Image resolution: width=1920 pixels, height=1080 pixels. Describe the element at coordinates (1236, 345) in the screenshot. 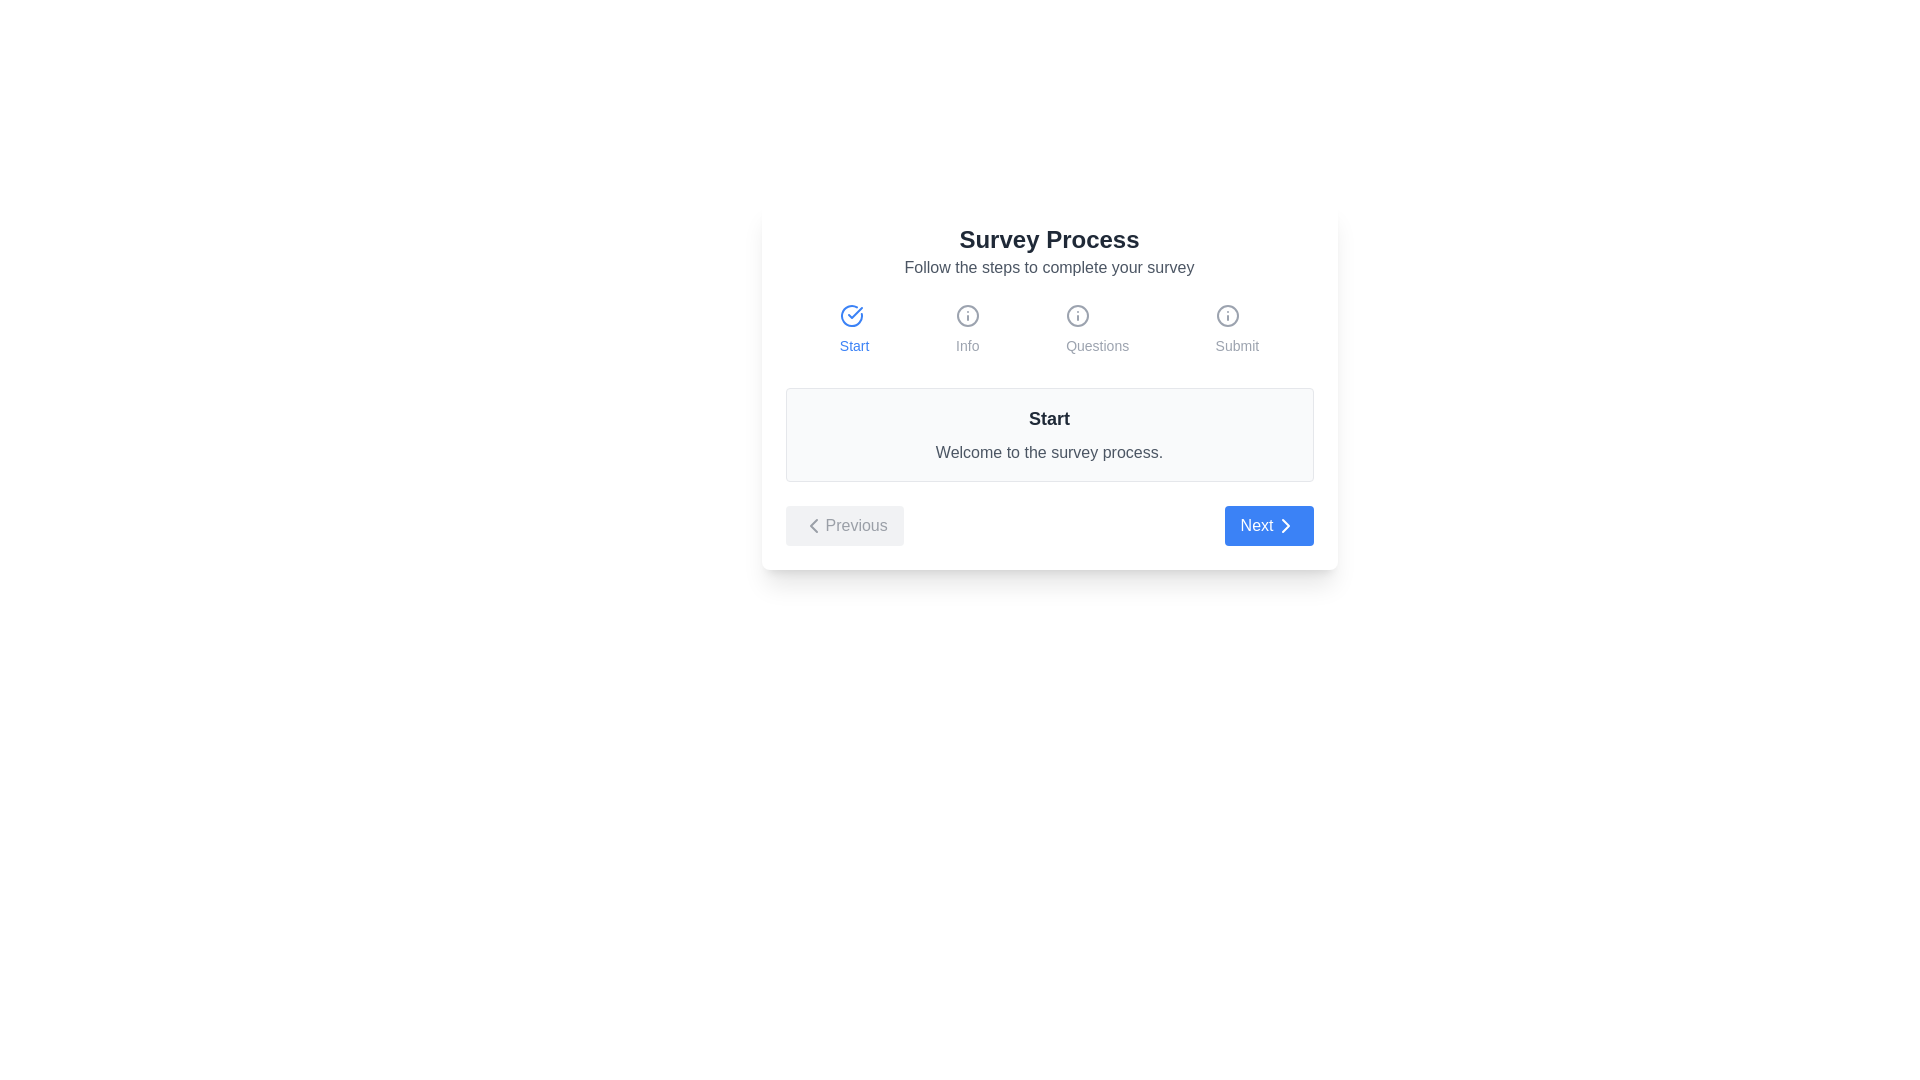

I see `the 'Submit' text label, which is styled in a smaller, subdued font and positioned below an icon in the top center area of the interface` at that location.